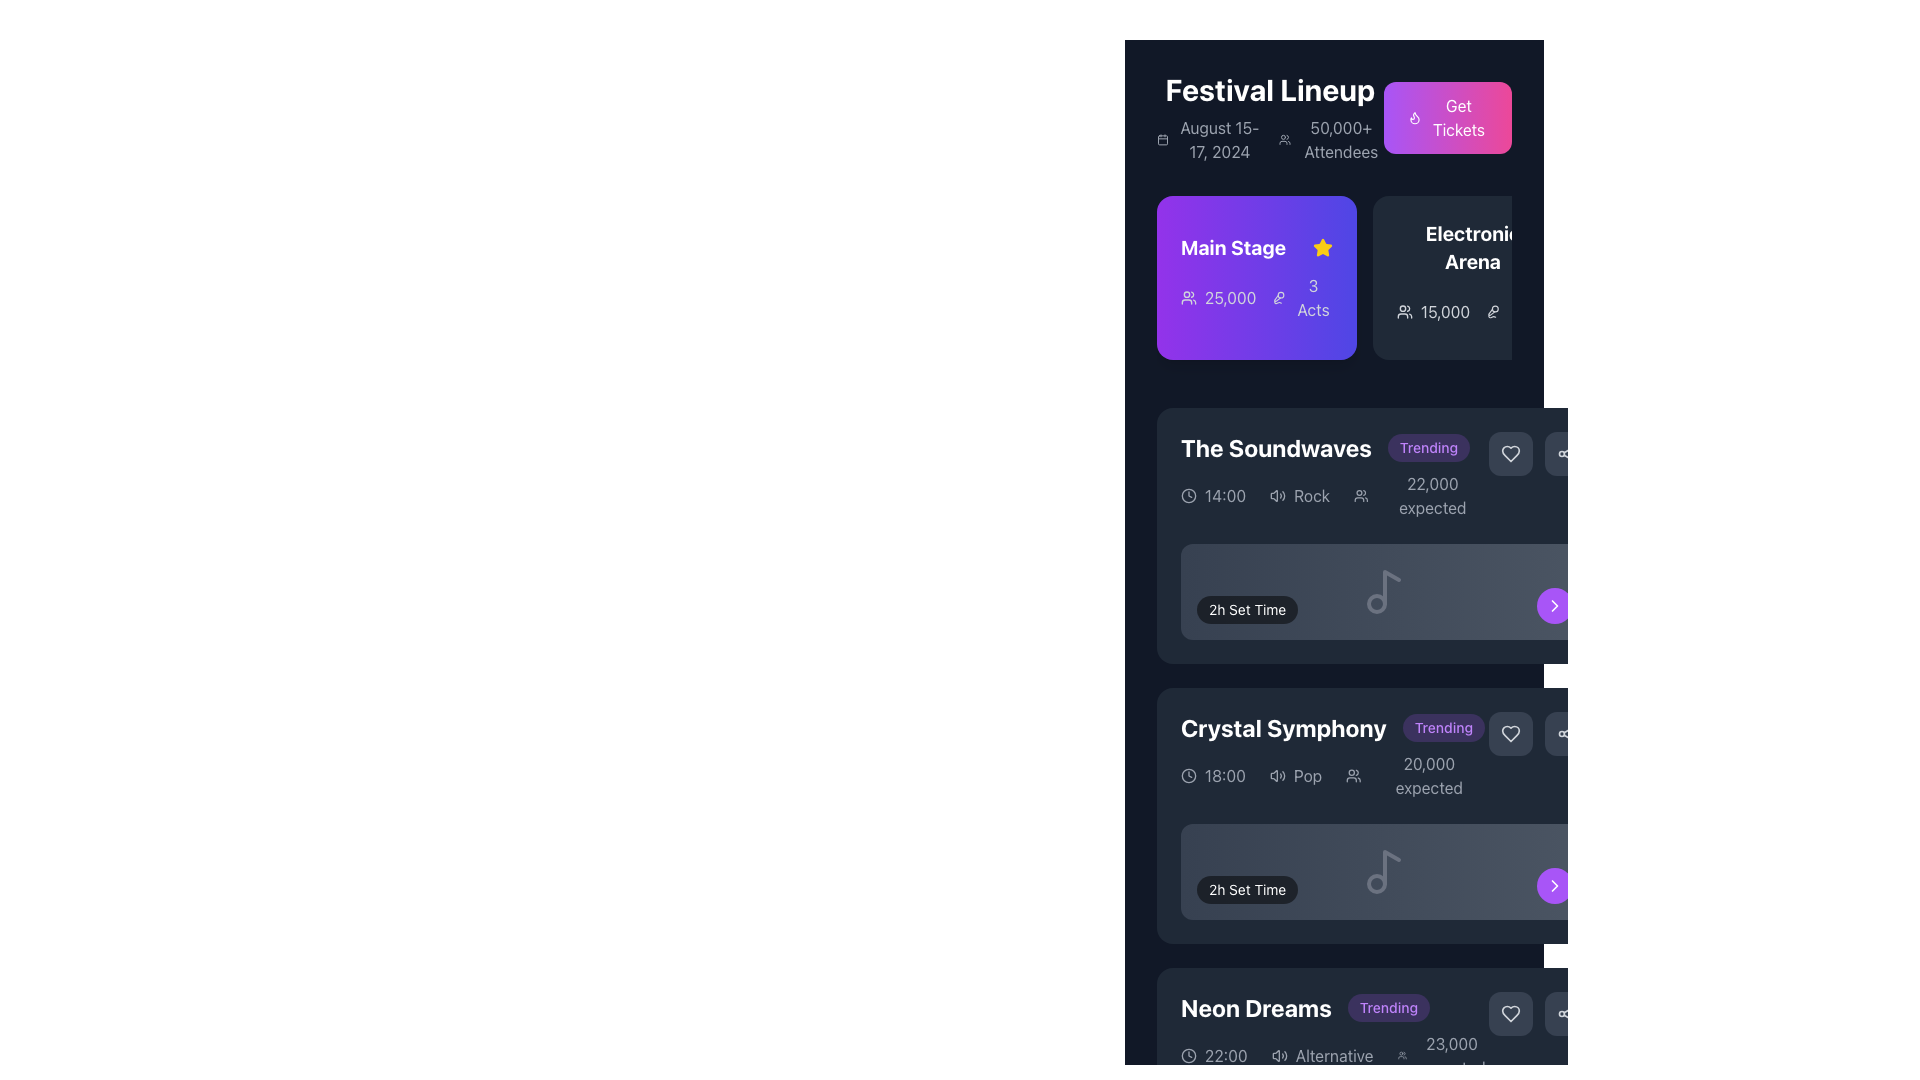  What do you see at coordinates (1255, 1007) in the screenshot?
I see `the static text label displaying 'Neon Dreams' which is styled in bold, 2xl font and changes color to purple on hover` at bounding box center [1255, 1007].